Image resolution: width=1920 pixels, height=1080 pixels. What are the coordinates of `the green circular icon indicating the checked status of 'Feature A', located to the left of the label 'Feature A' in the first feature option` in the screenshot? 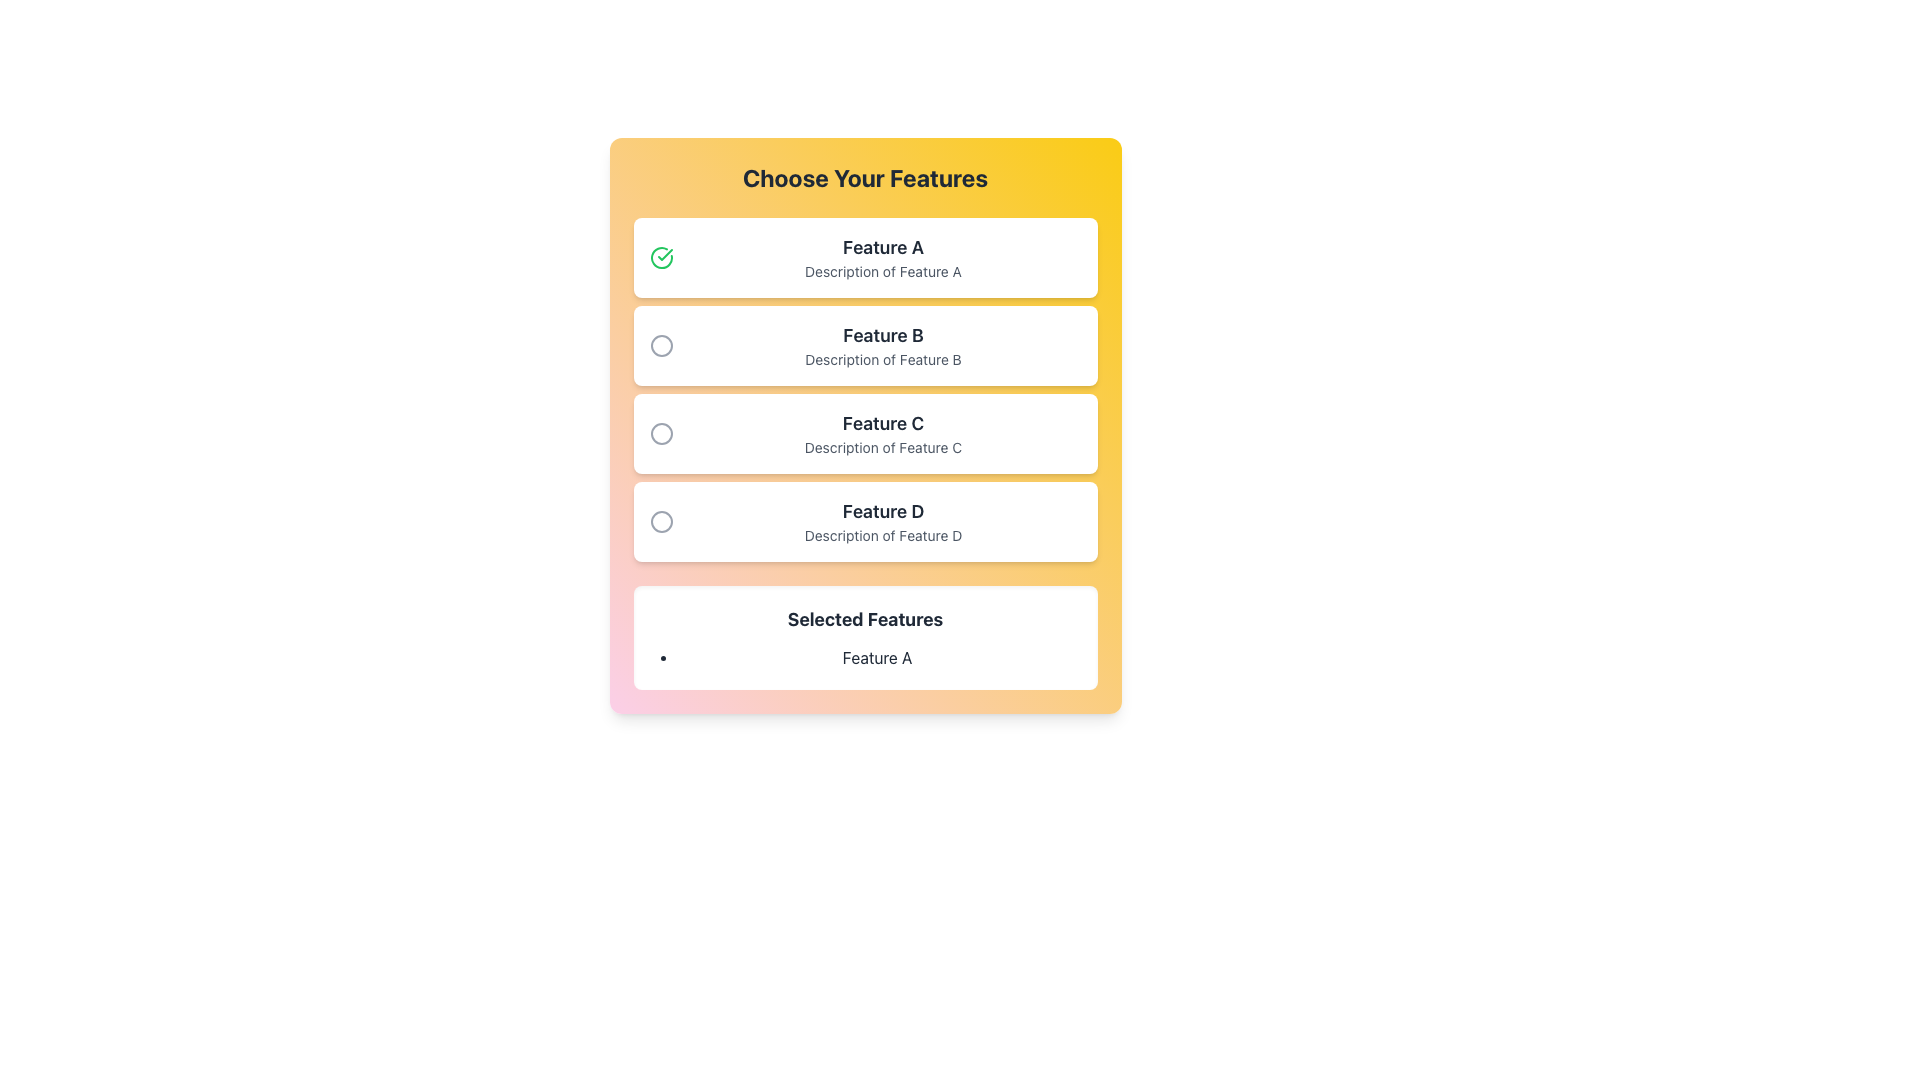 It's located at (665, 253).